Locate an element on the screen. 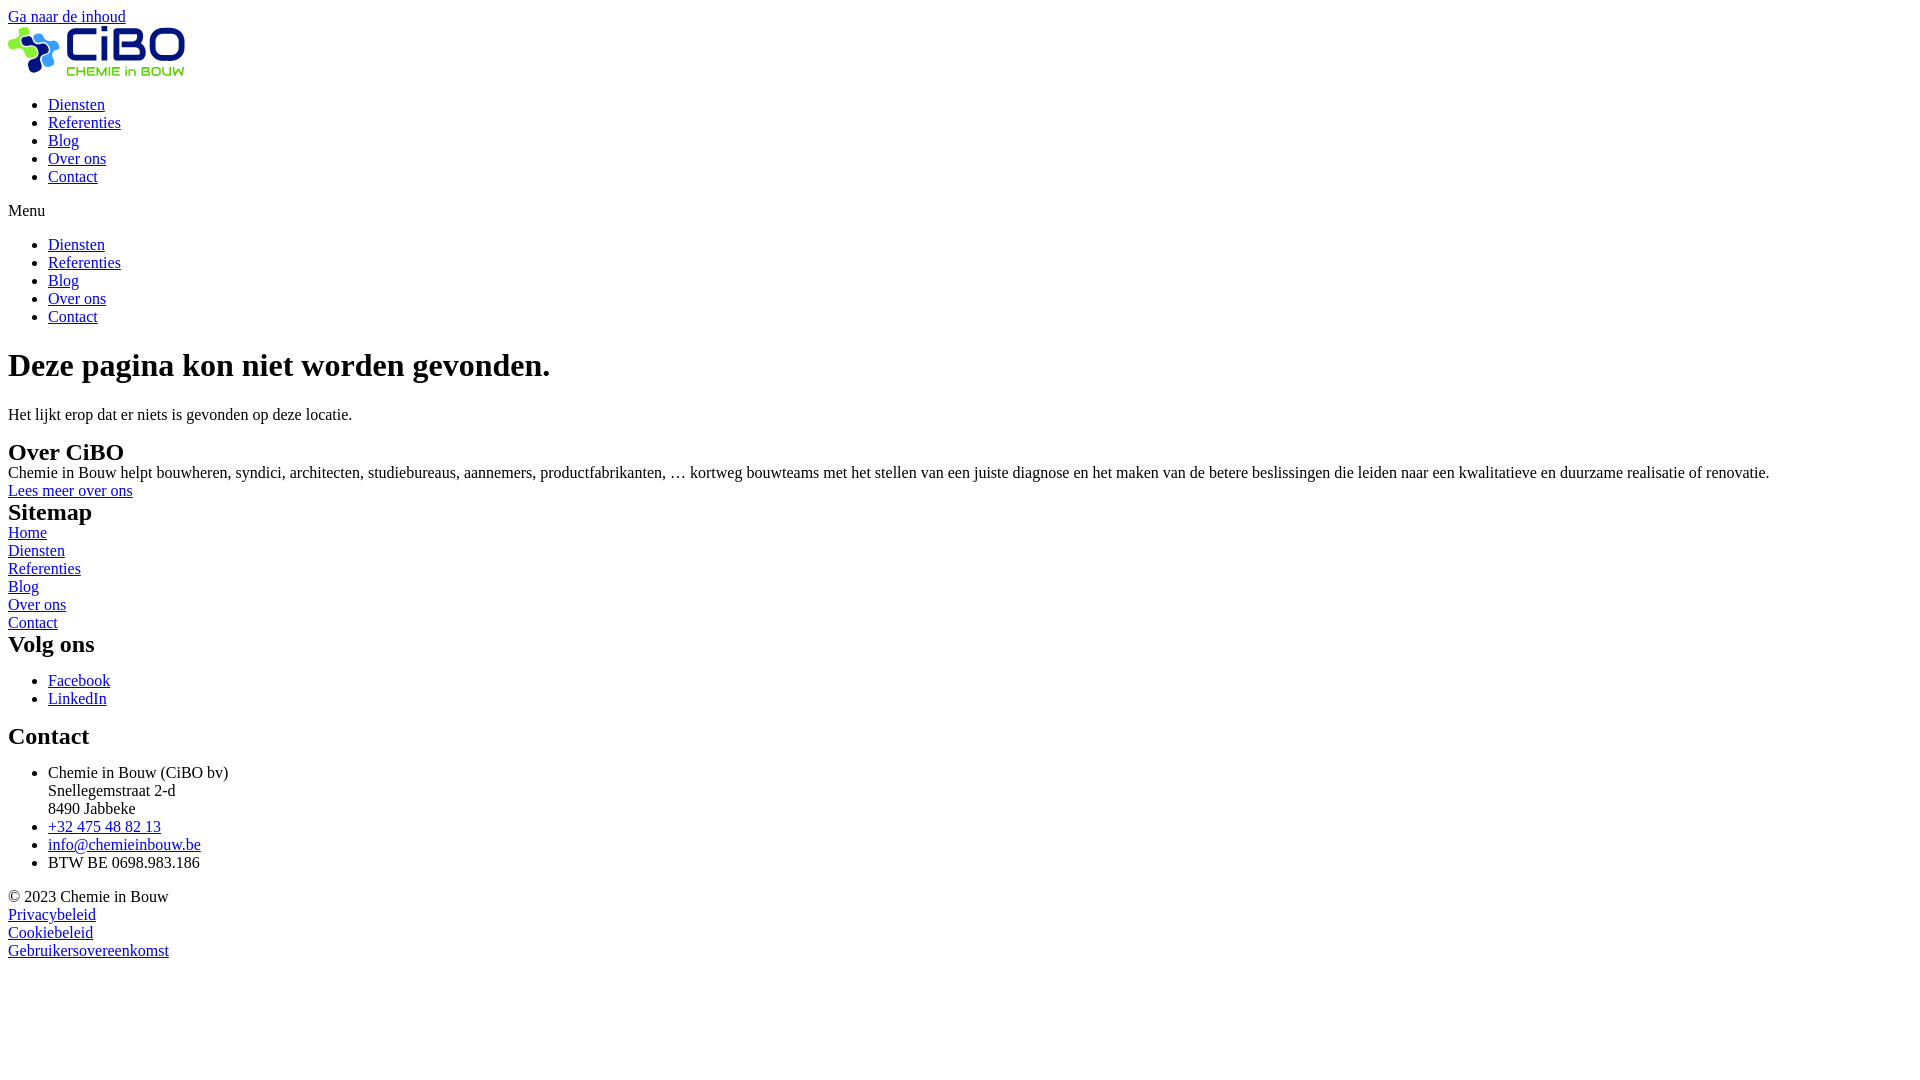 The height and width of the screenshot is (1080, 1920). 'Blog' is located at coordinates (63, 280).